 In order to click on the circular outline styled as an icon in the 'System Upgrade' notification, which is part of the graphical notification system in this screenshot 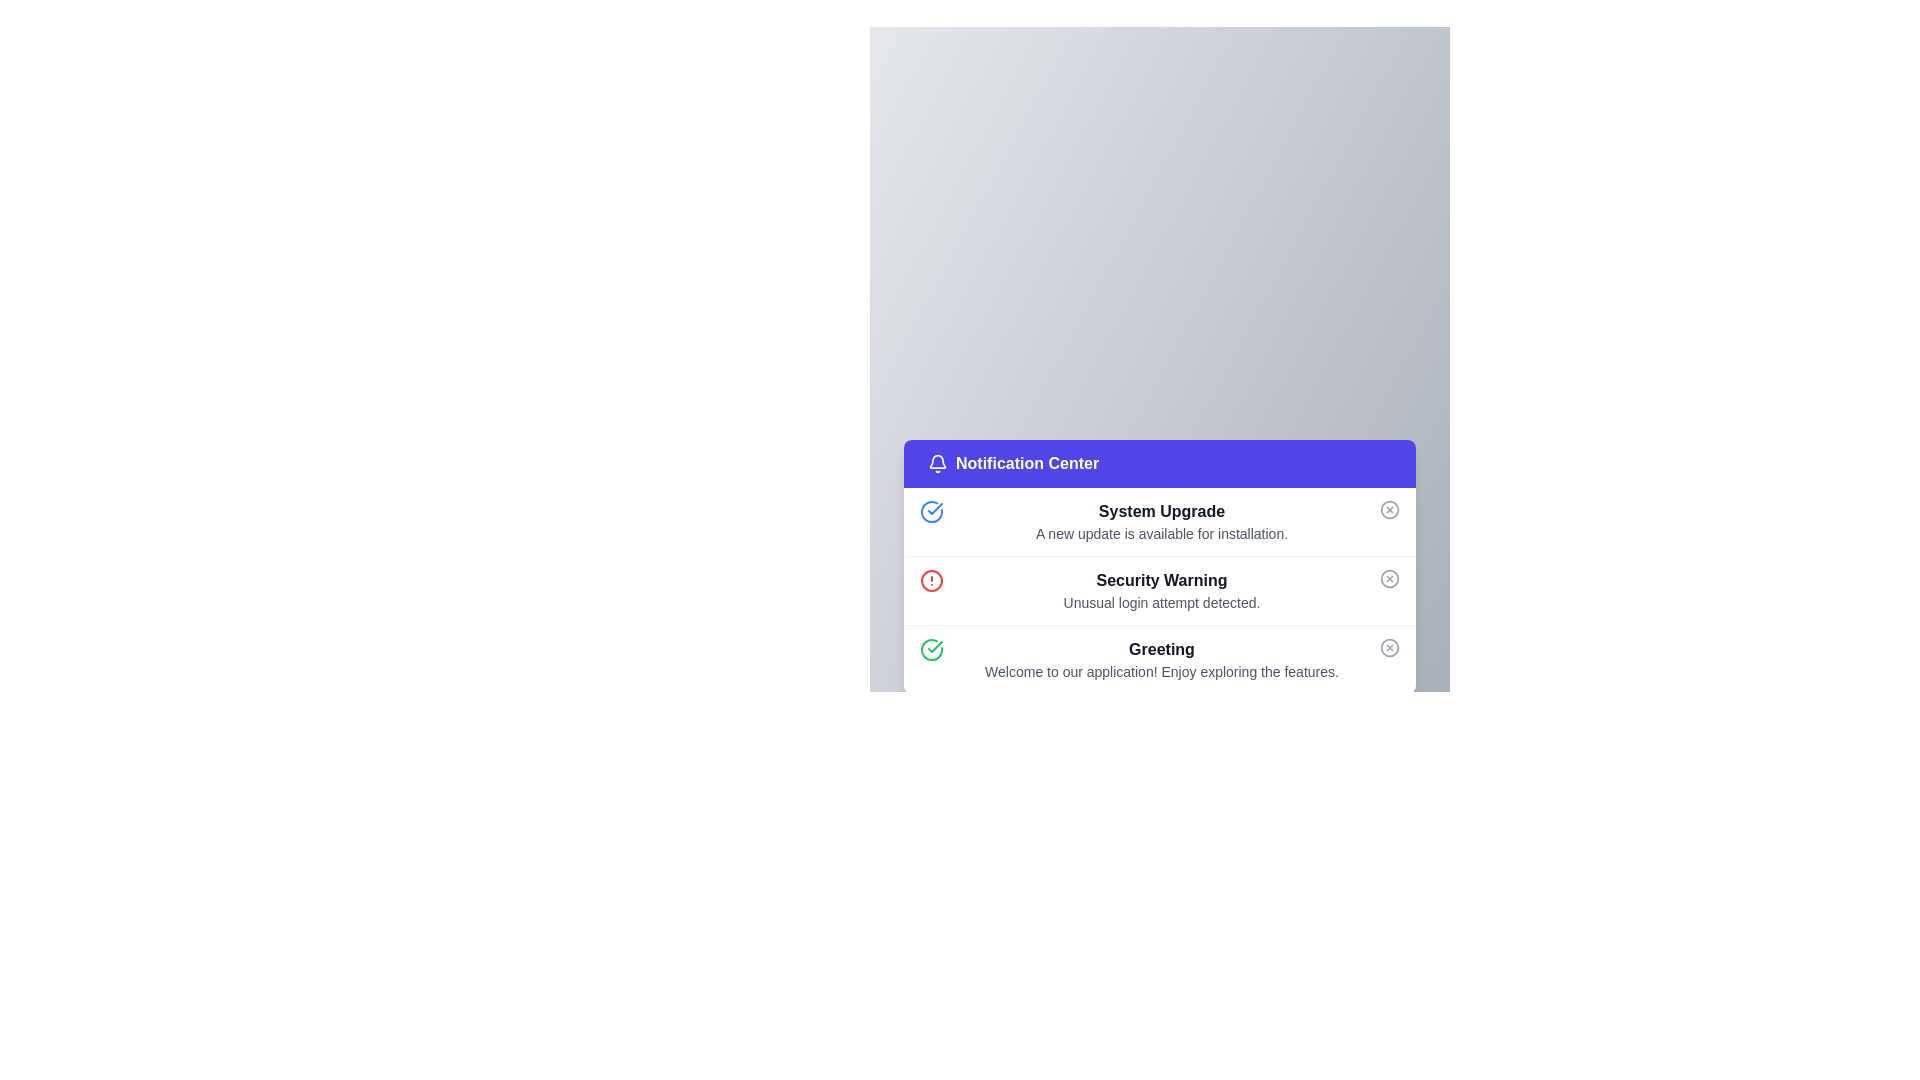, I will do `click(1389, 508)`.